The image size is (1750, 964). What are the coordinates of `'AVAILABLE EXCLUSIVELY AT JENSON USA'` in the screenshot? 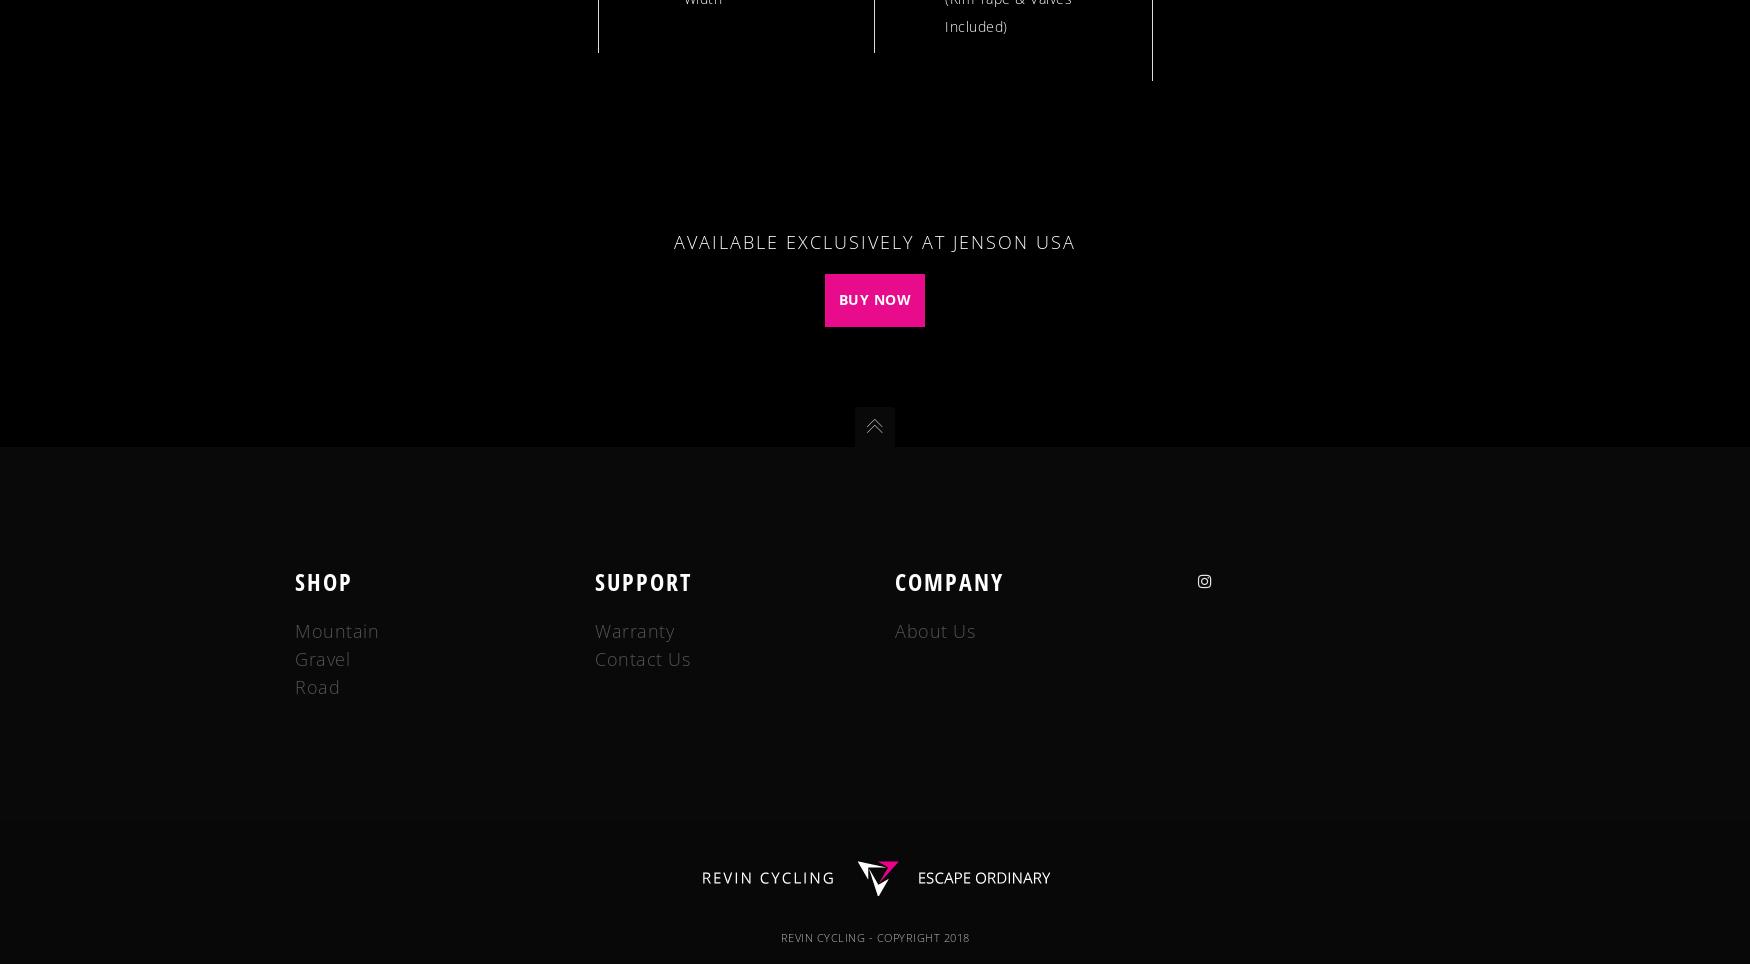 It's located at (875, 241).